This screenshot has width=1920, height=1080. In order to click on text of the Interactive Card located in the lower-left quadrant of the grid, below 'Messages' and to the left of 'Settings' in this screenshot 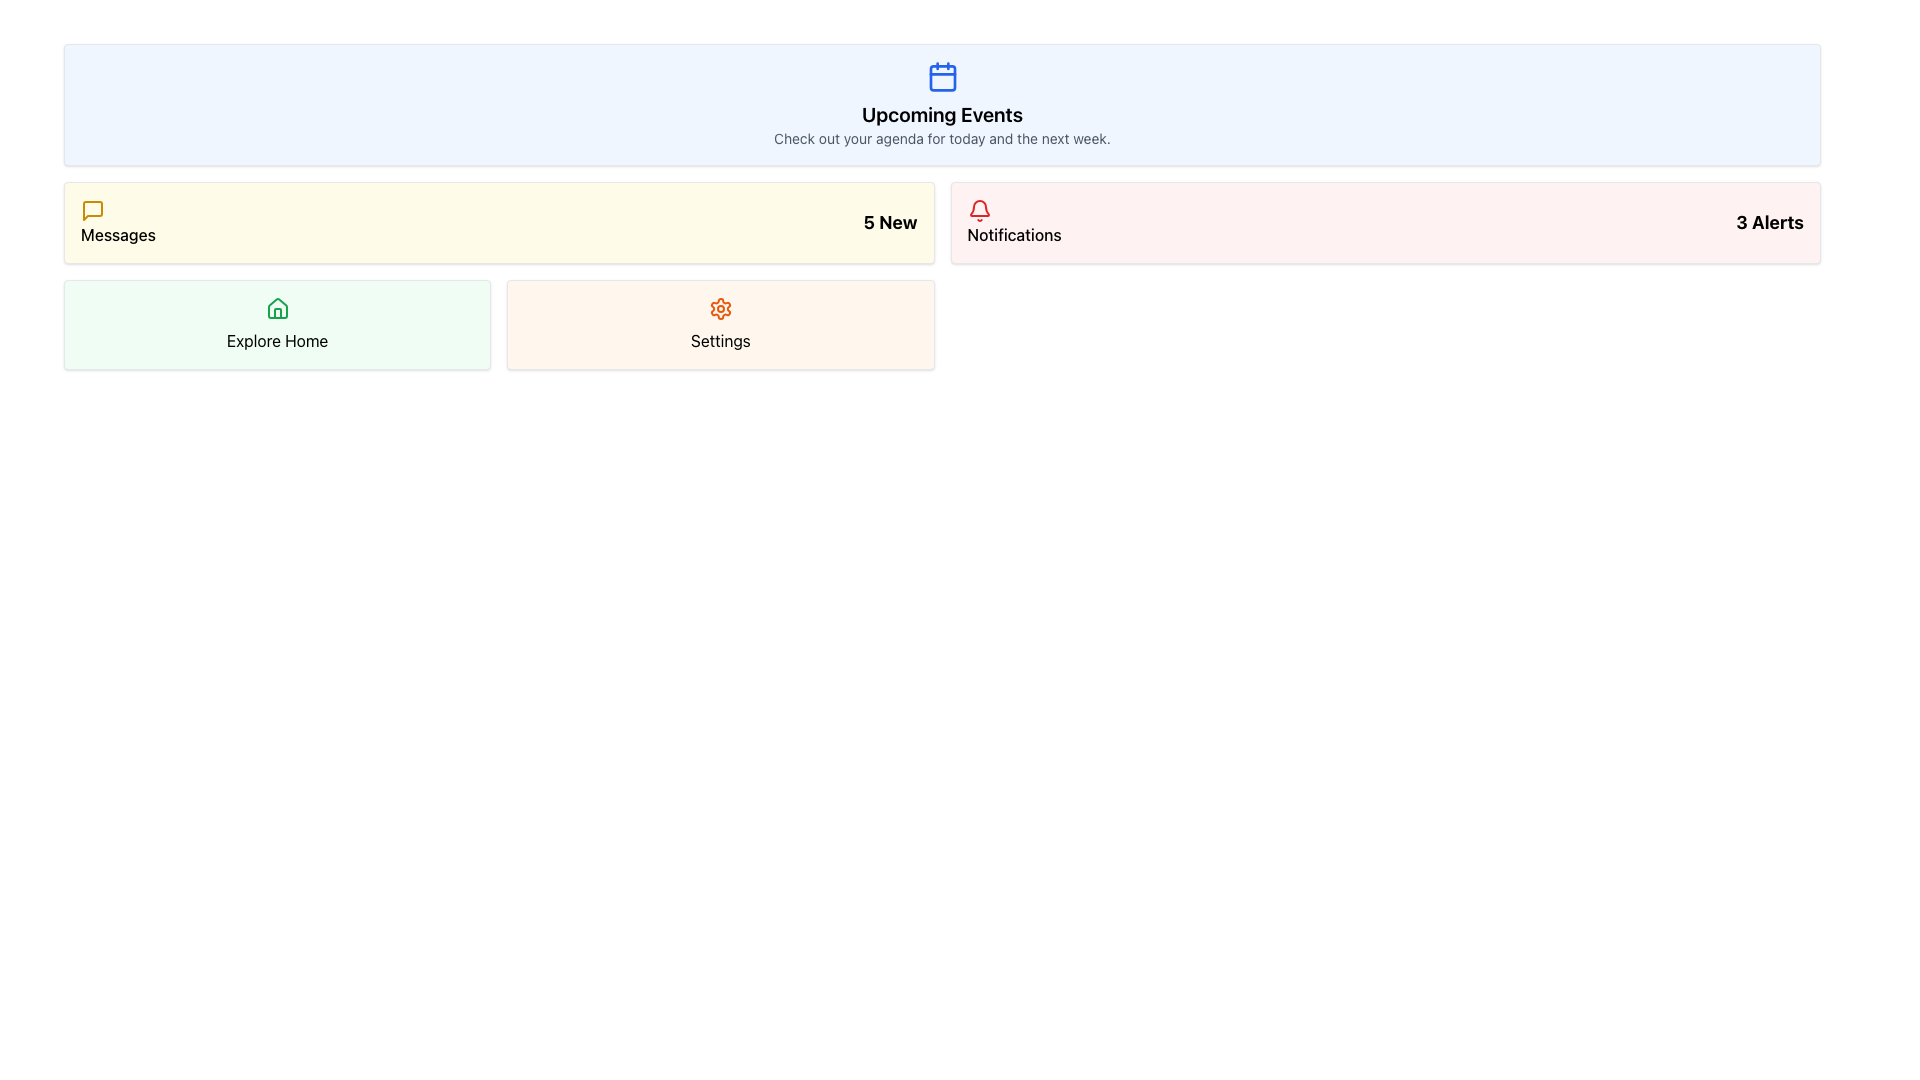, I will do `click(276, 323)`.